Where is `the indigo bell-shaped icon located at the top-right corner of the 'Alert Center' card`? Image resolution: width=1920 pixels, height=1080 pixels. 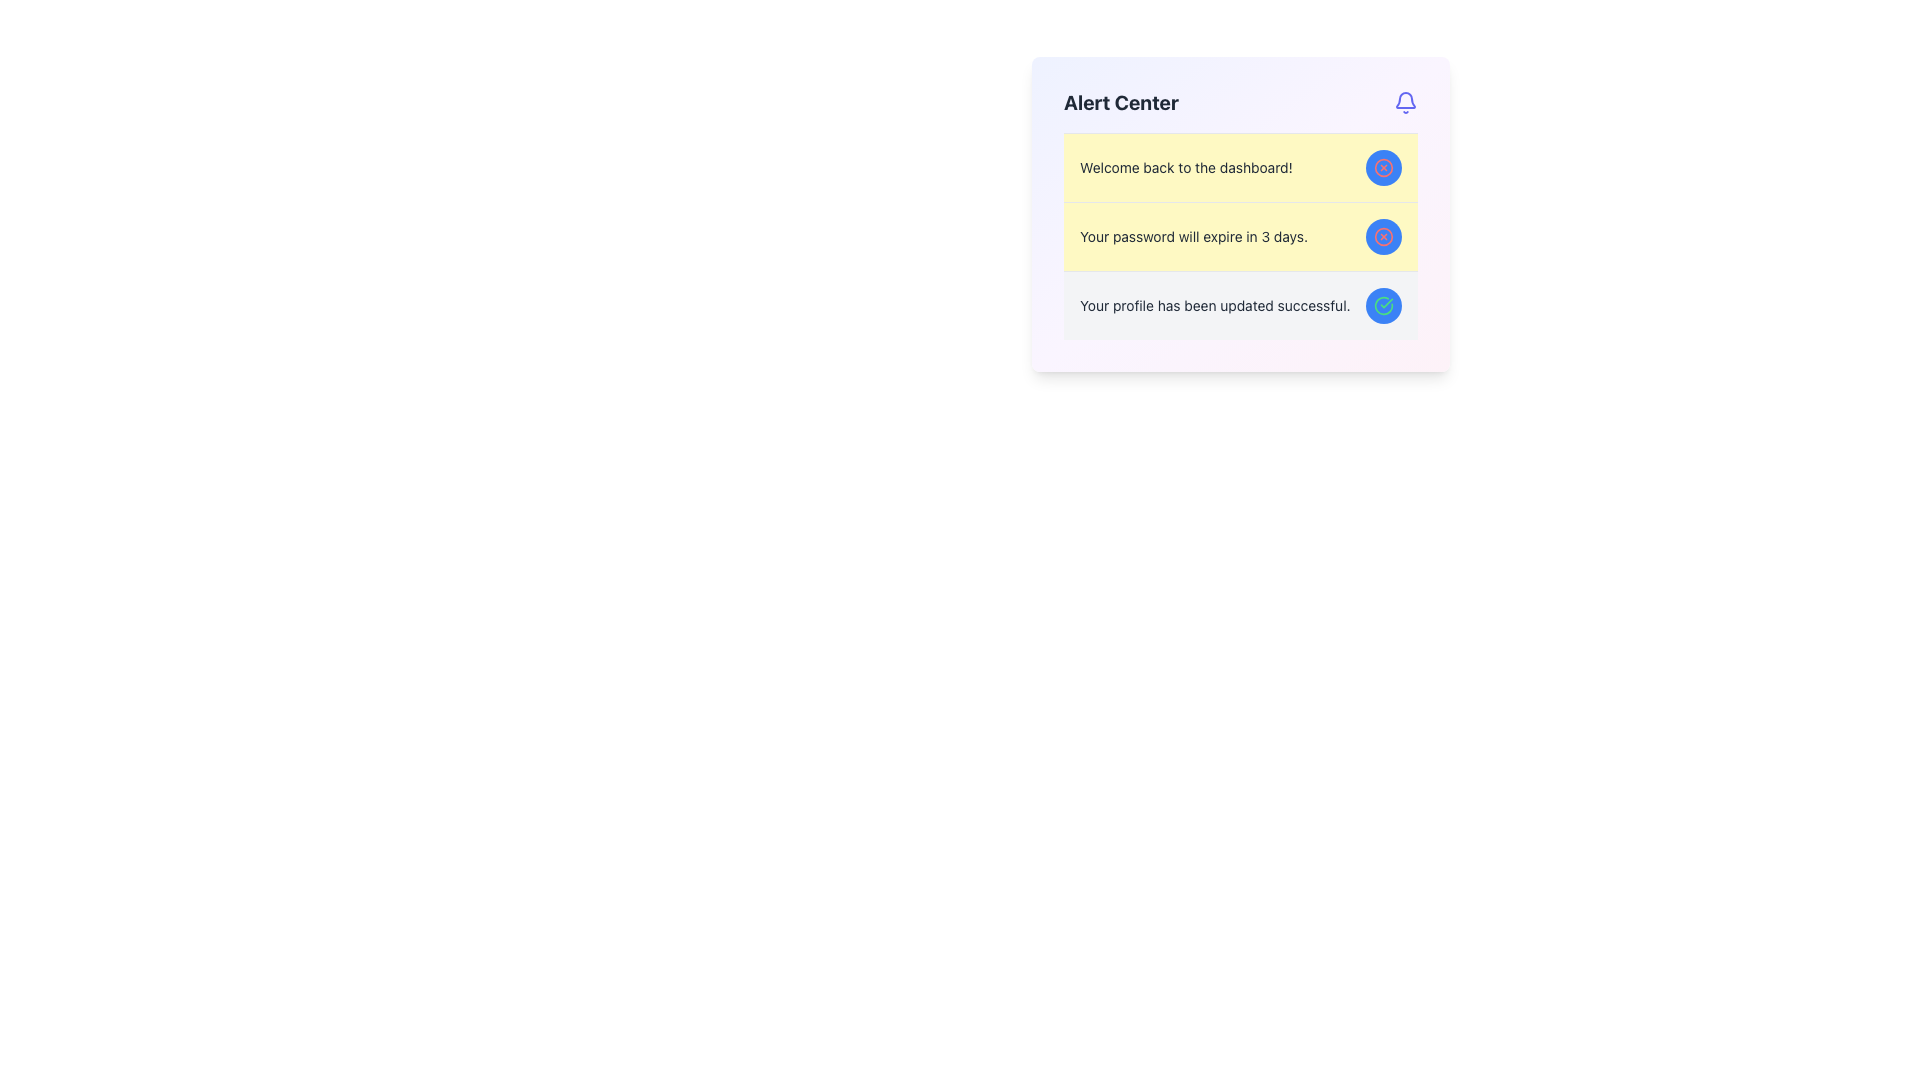 the indigo bell-shaped icon located at the top-right corner of the 'Alert Center' card is located at coordinates (1405, 103).